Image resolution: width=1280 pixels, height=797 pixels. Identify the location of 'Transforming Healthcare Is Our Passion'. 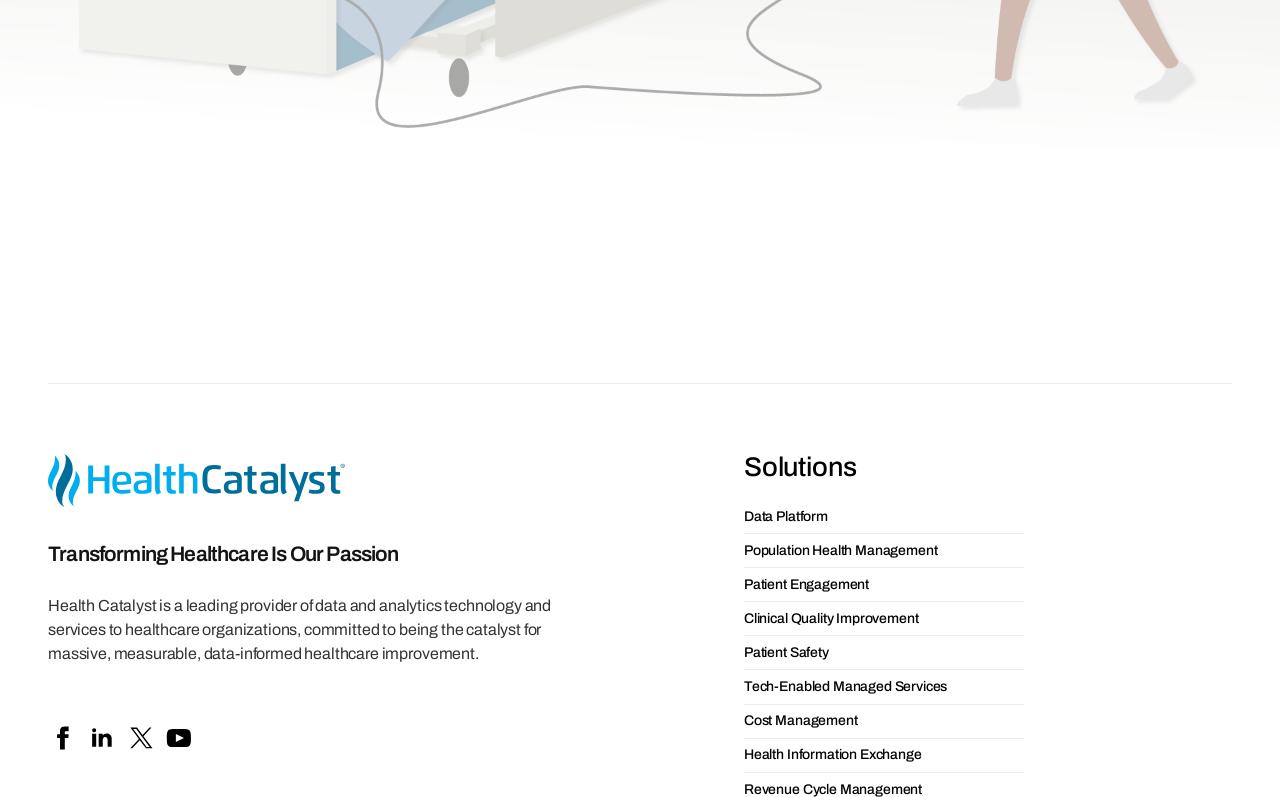
(222, 194).